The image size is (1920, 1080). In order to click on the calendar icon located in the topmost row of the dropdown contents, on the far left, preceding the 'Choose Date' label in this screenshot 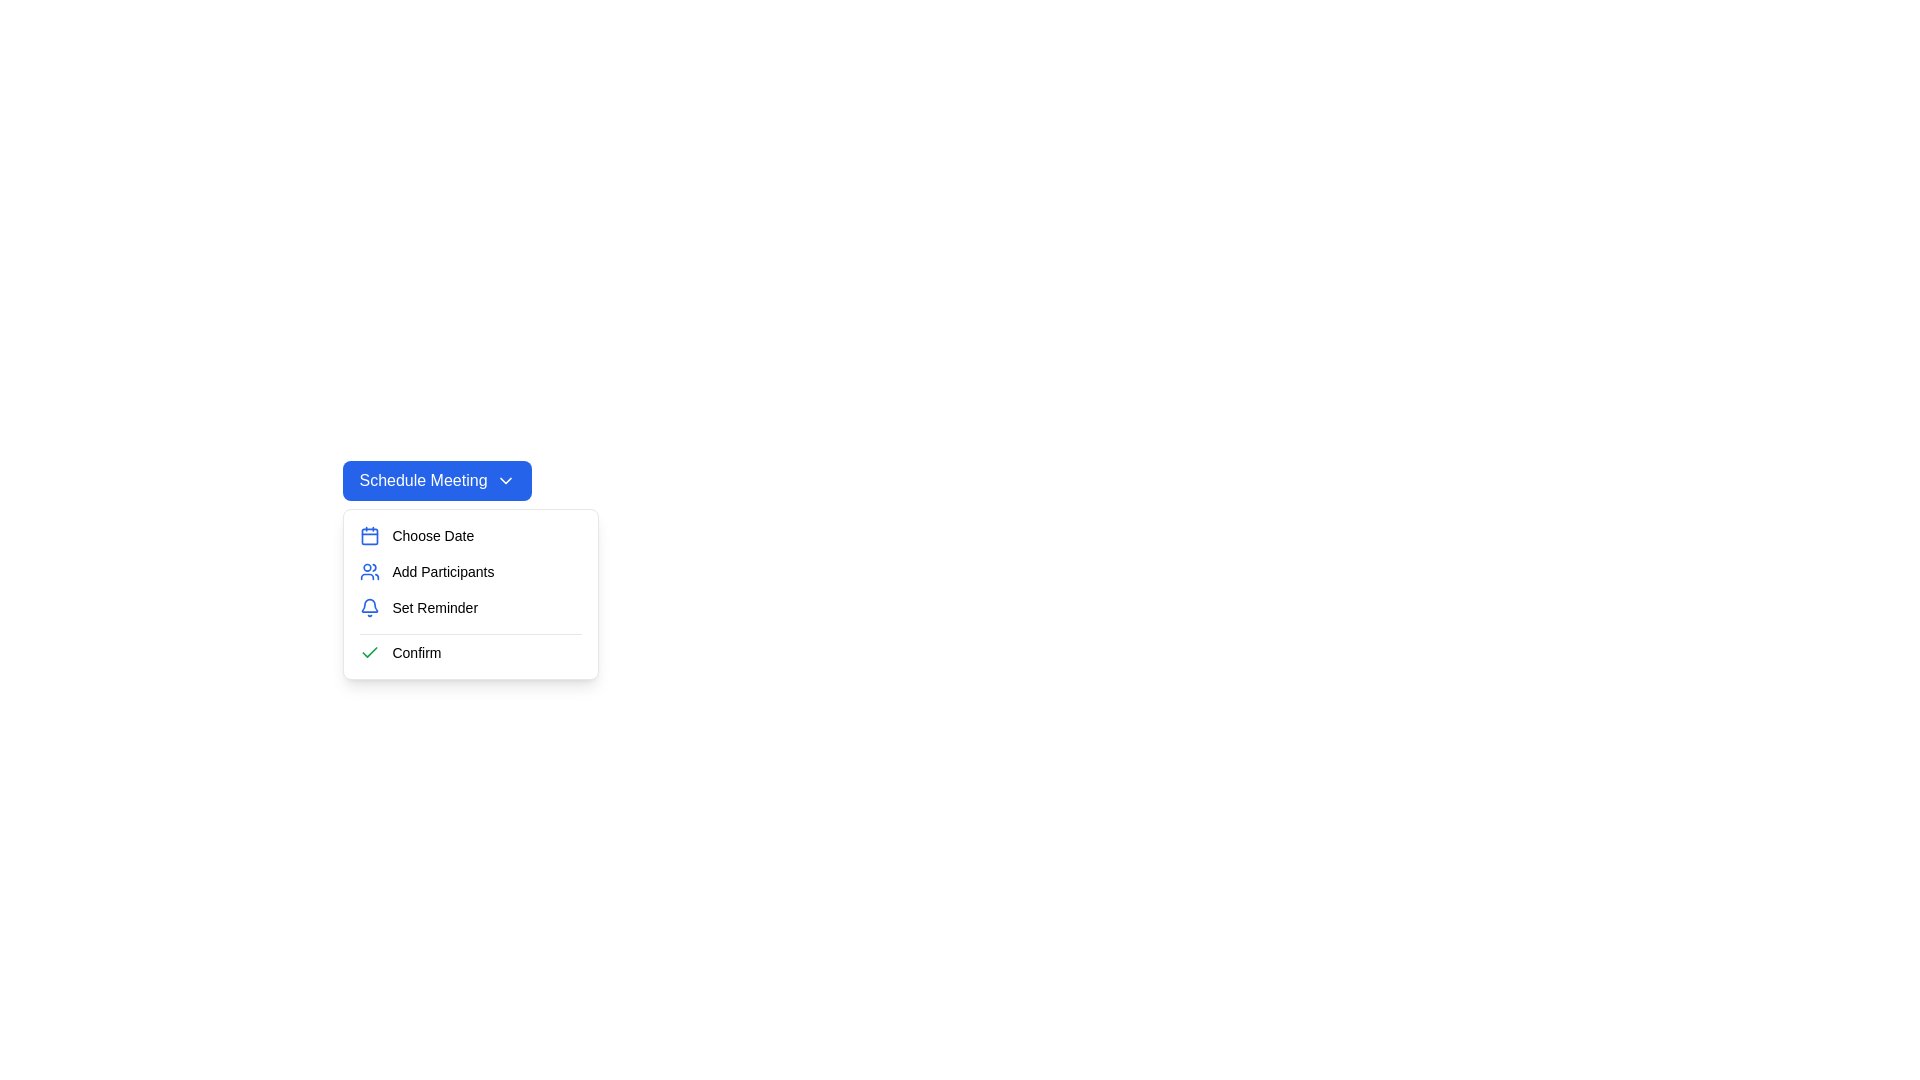, I will do `click(370, 535)`.